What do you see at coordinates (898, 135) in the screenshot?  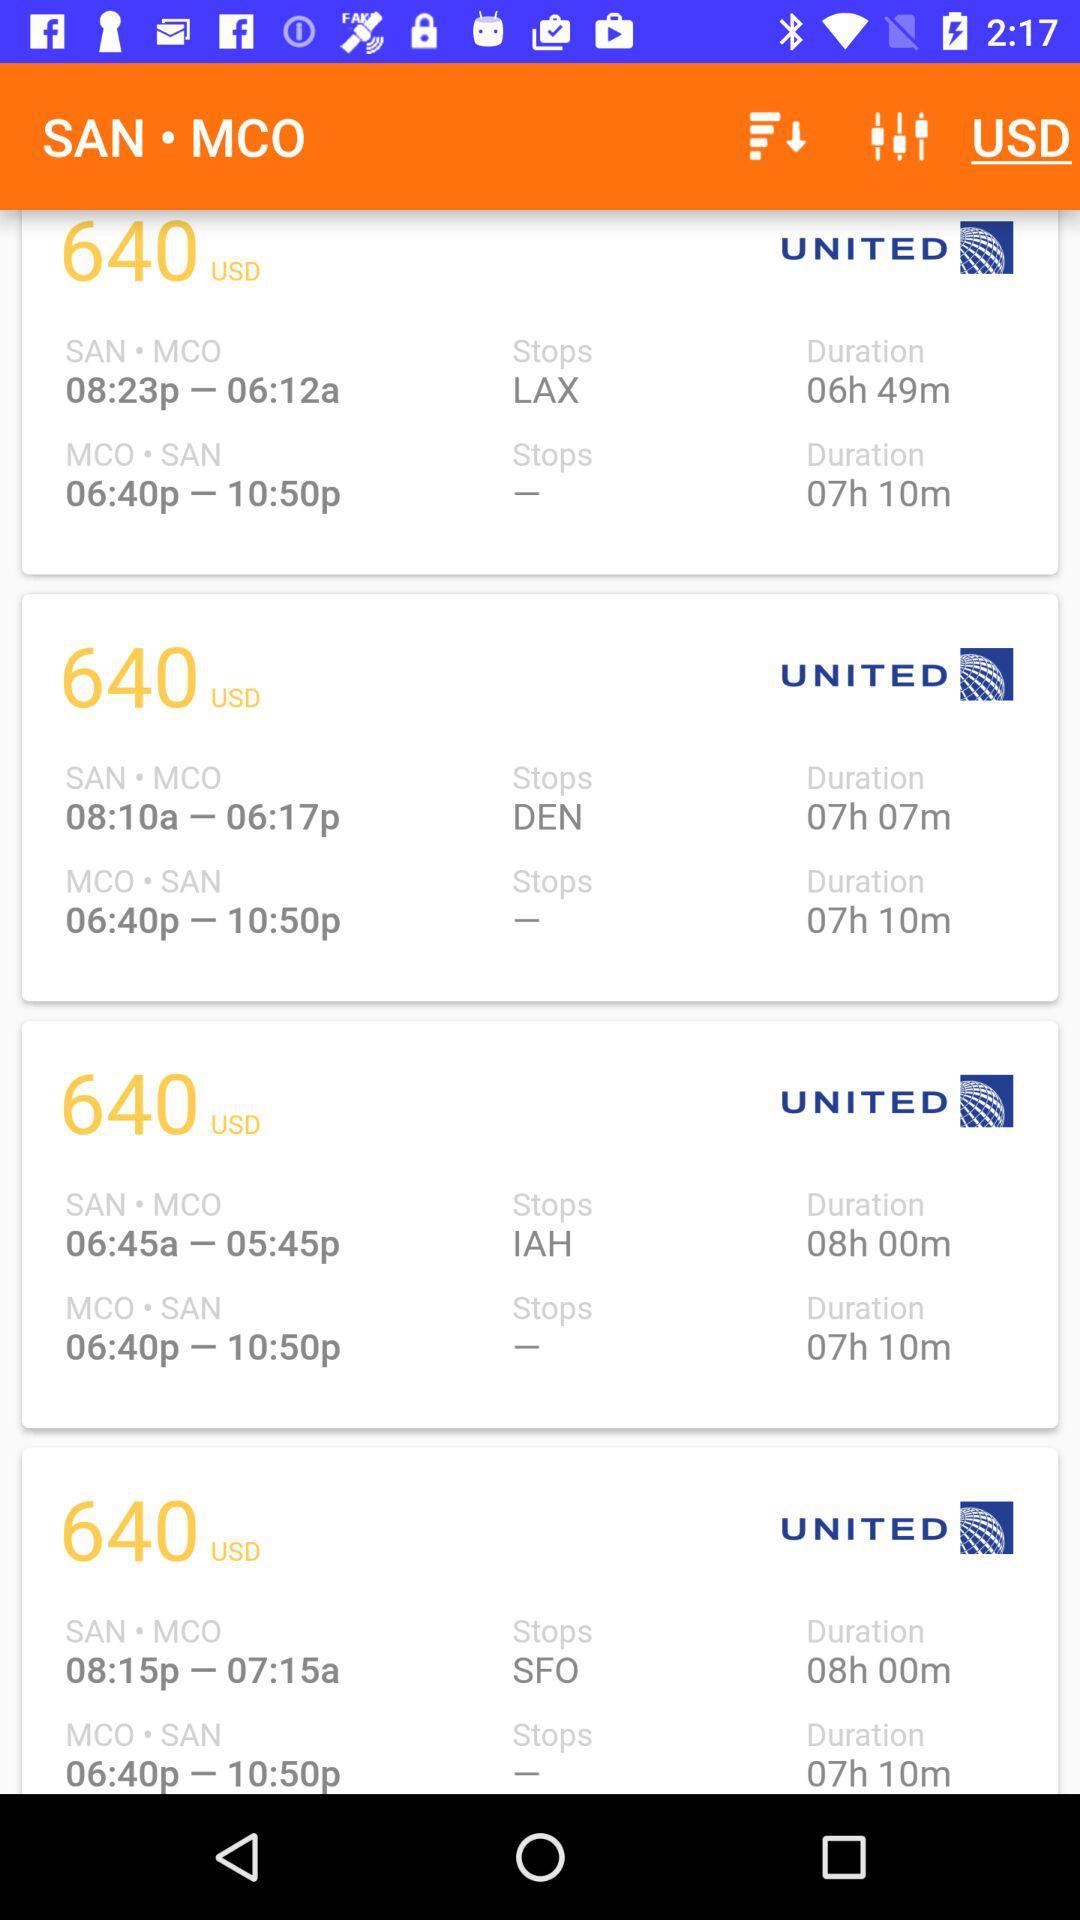 I see `the icon to the left of the usd` at bounding box center [898, 135].